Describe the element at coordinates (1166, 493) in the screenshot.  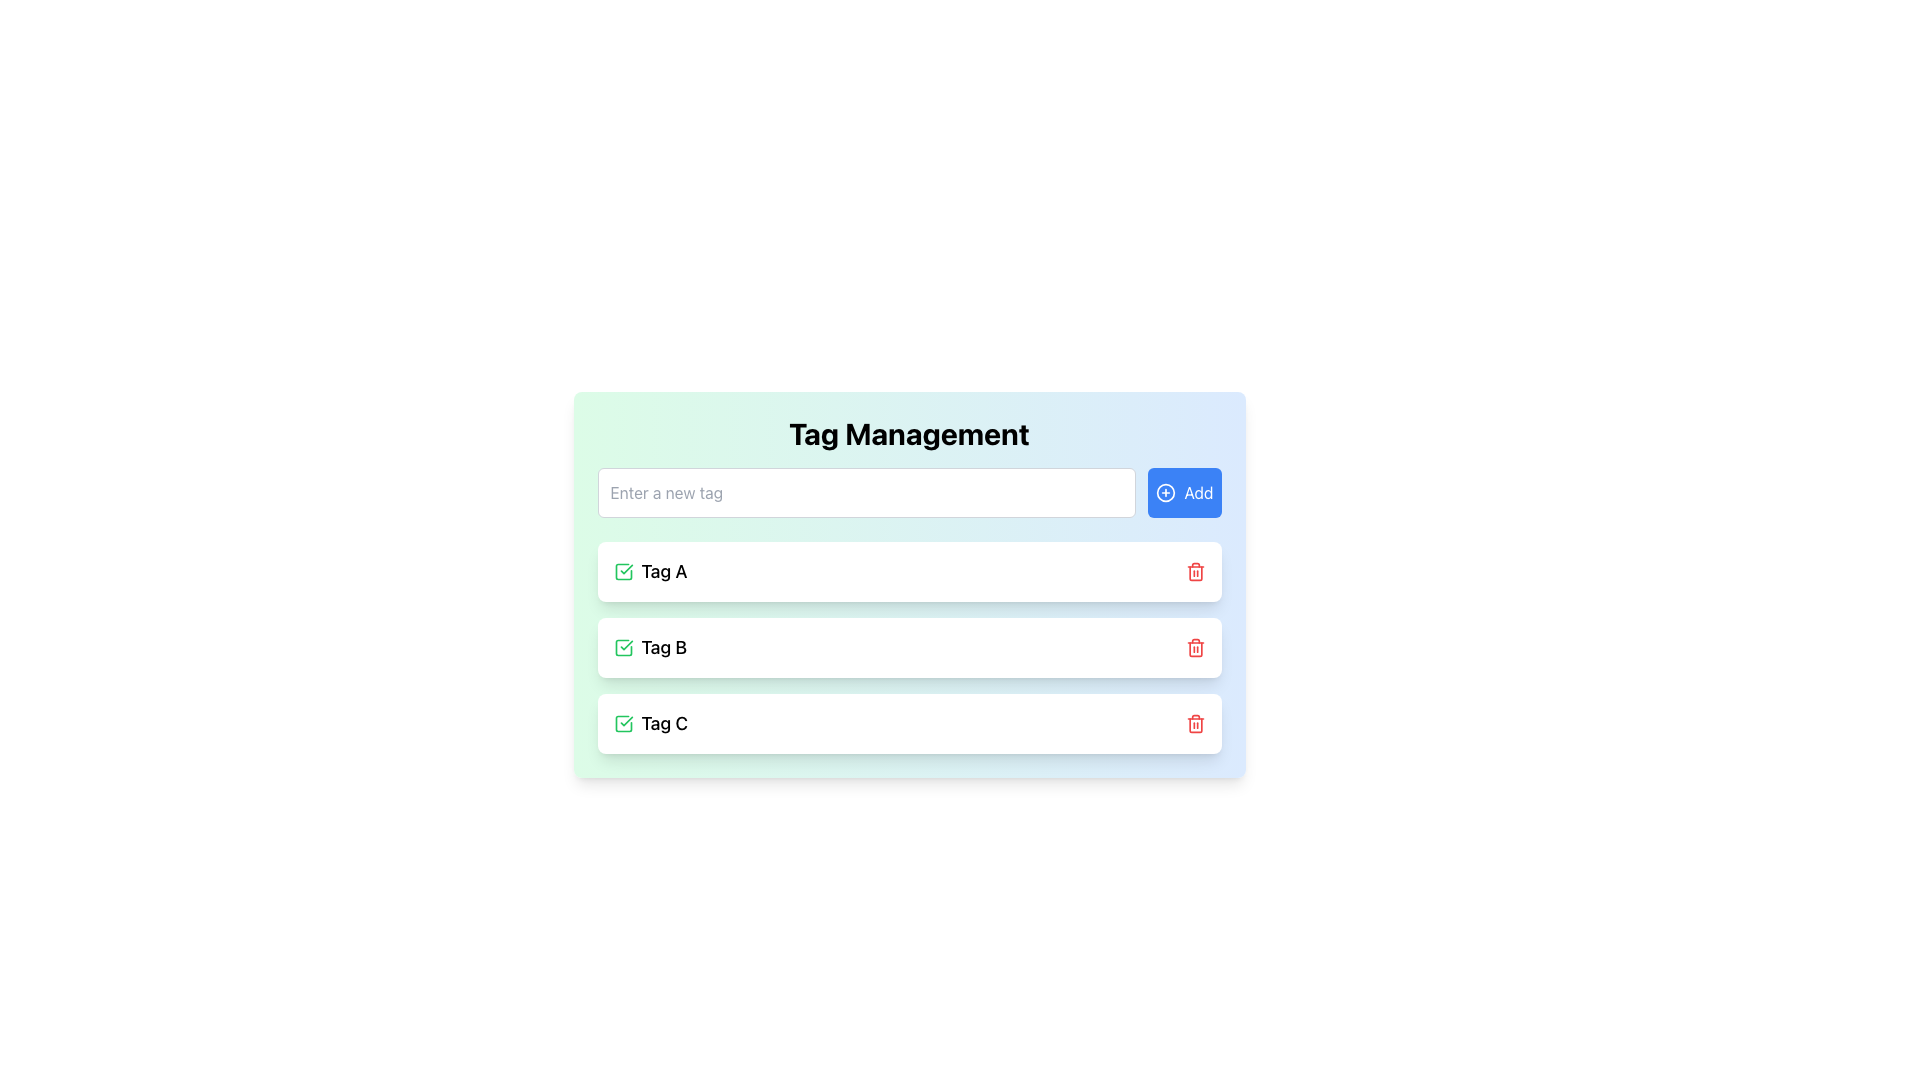
I see `the circular indicator/icon with a blue outline and dashed interior pattern located within the 'Add' button section adjacent to the tag input field in the tag management interface` at that location.